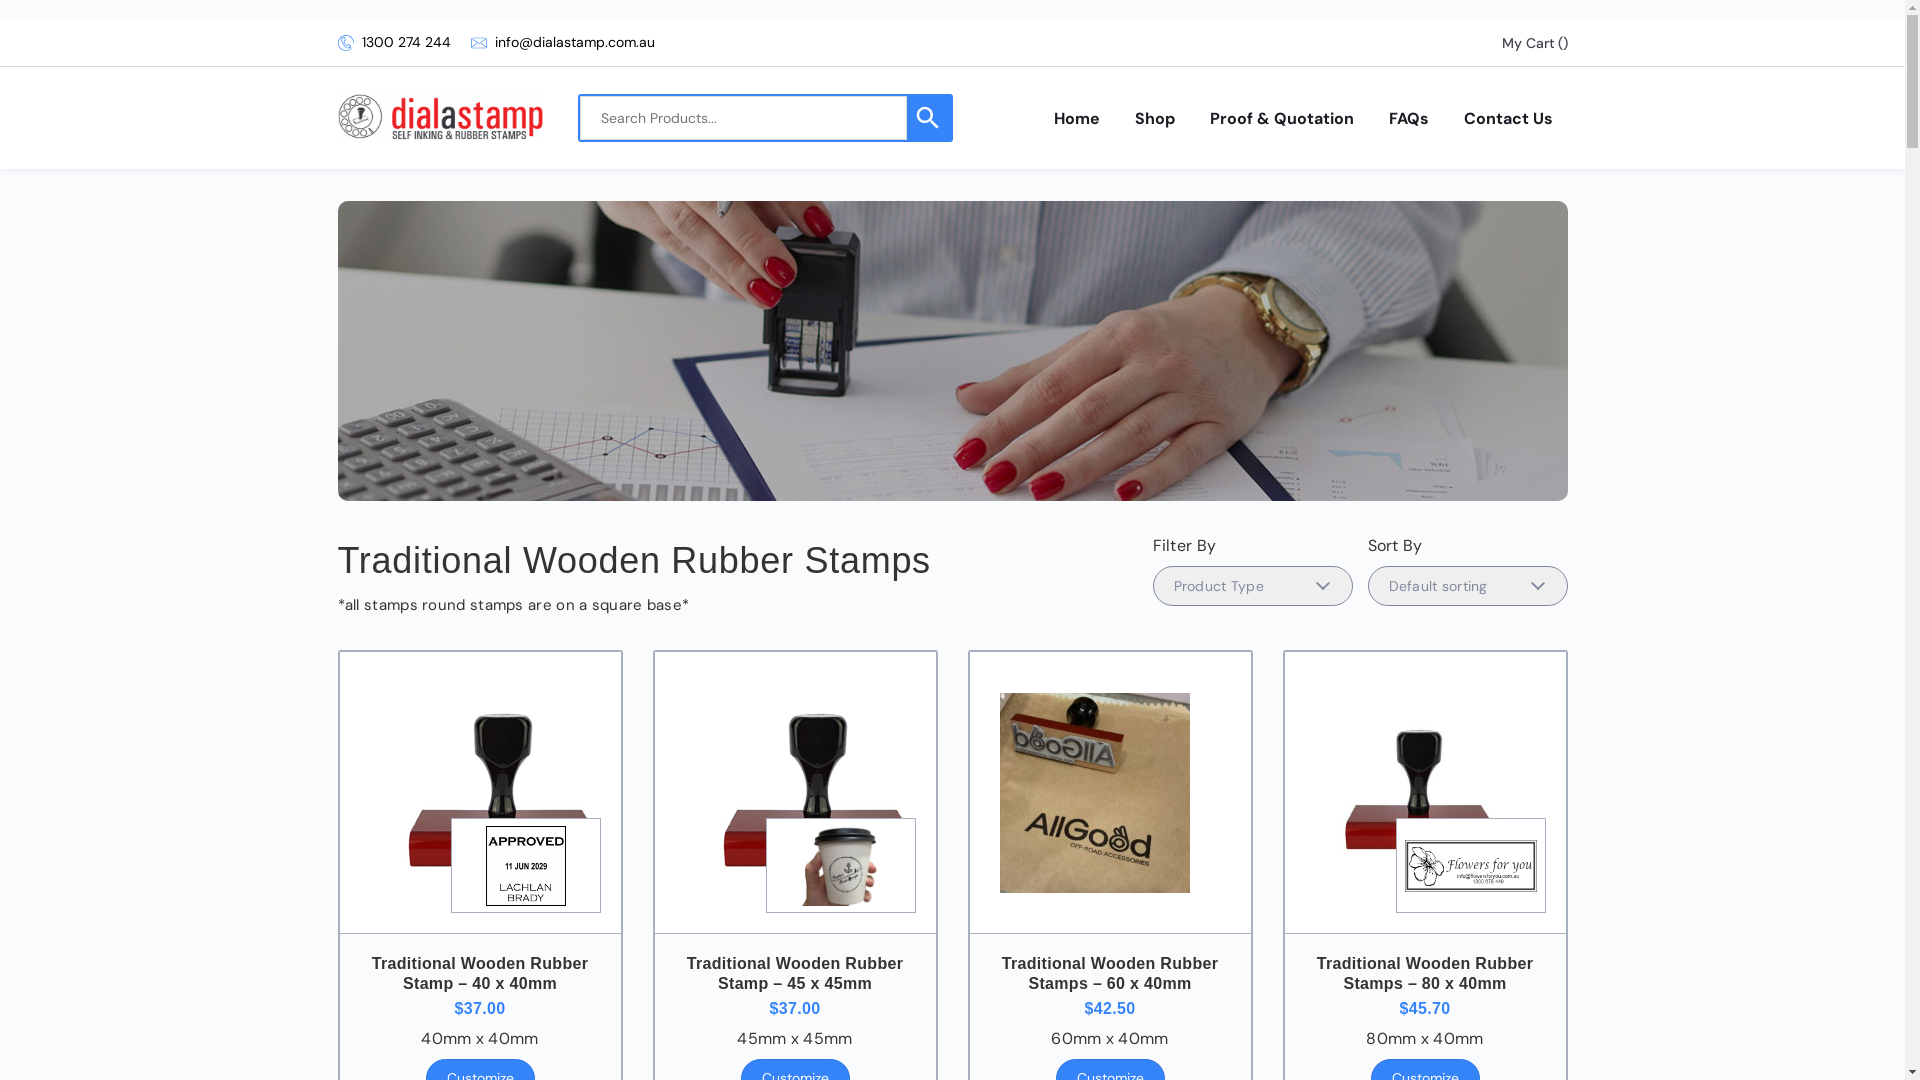 This screenshot has height=1080, width=1920. Describe the element at coordinates (477, 42) in the screenshot. I see `'info@dialastamp.com.au'` at that location.